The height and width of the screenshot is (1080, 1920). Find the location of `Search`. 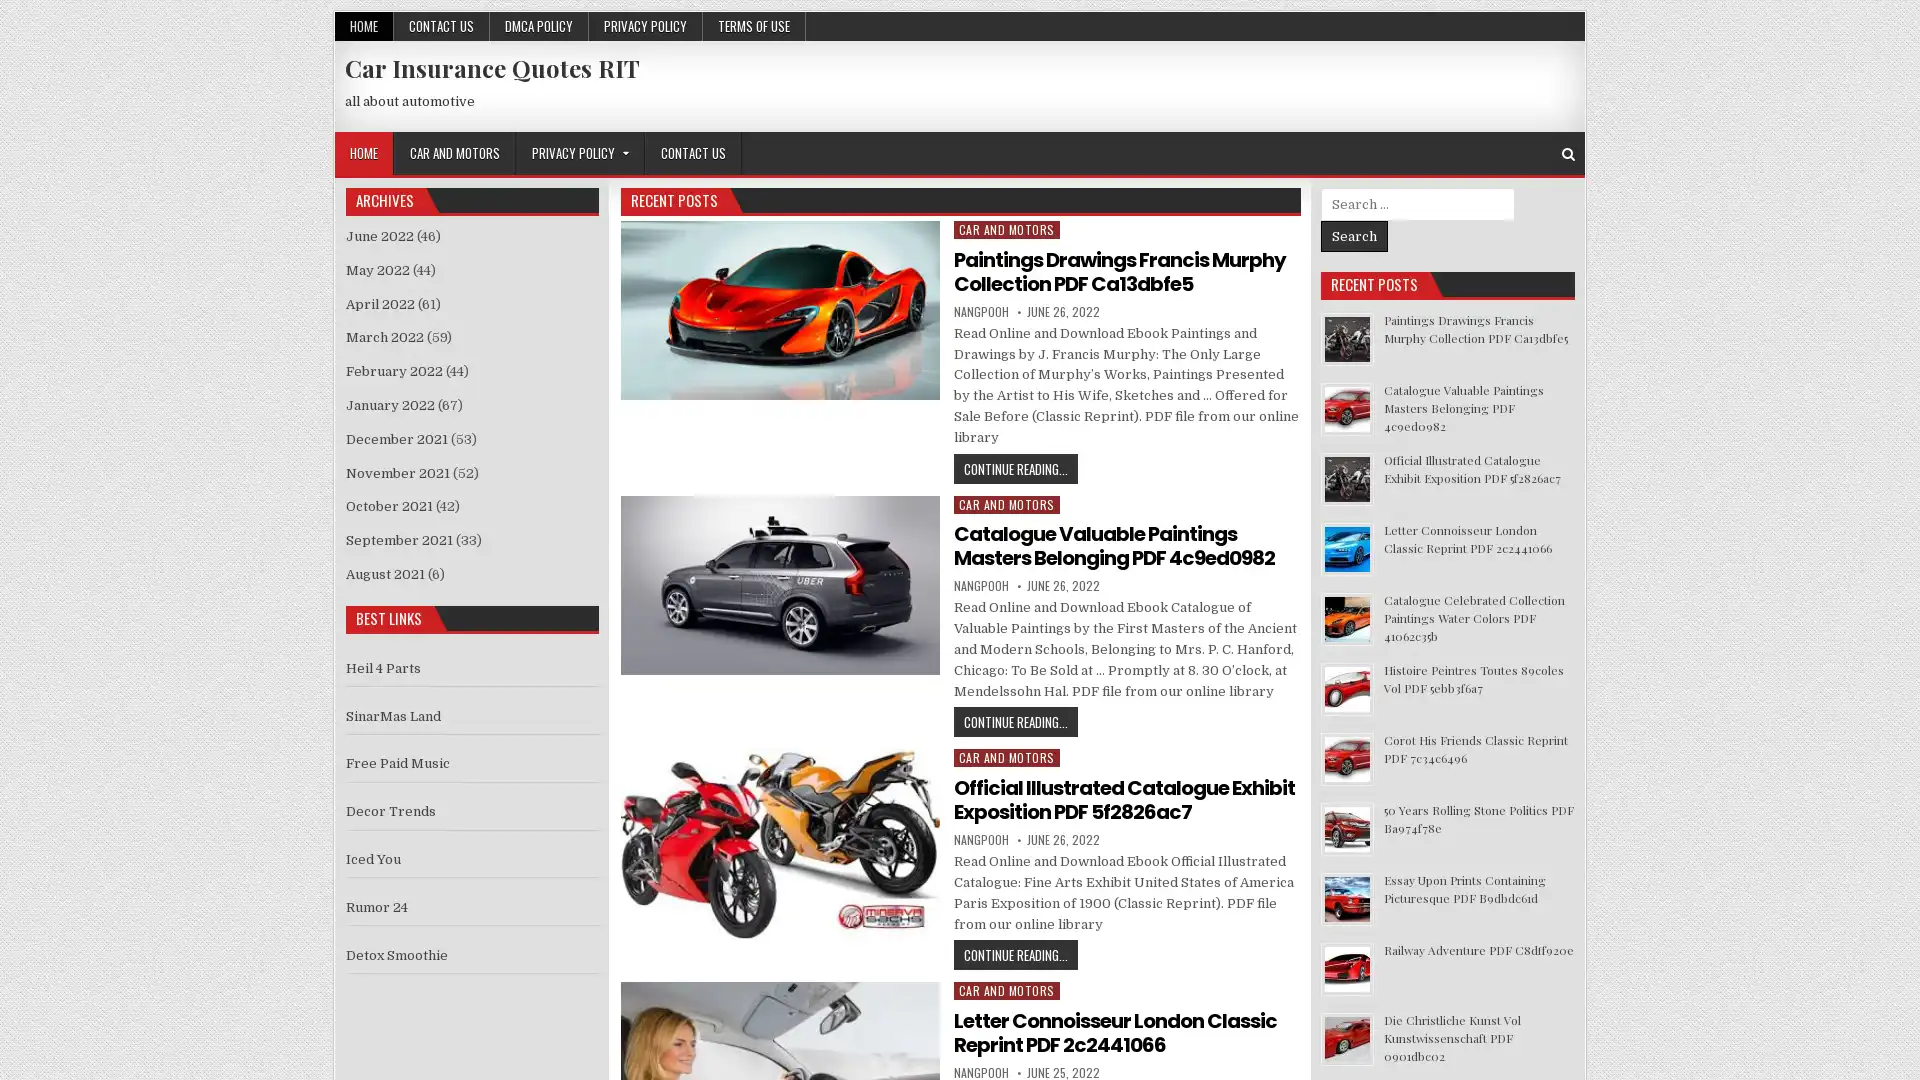

Search is located at coordinates (1354, 235).